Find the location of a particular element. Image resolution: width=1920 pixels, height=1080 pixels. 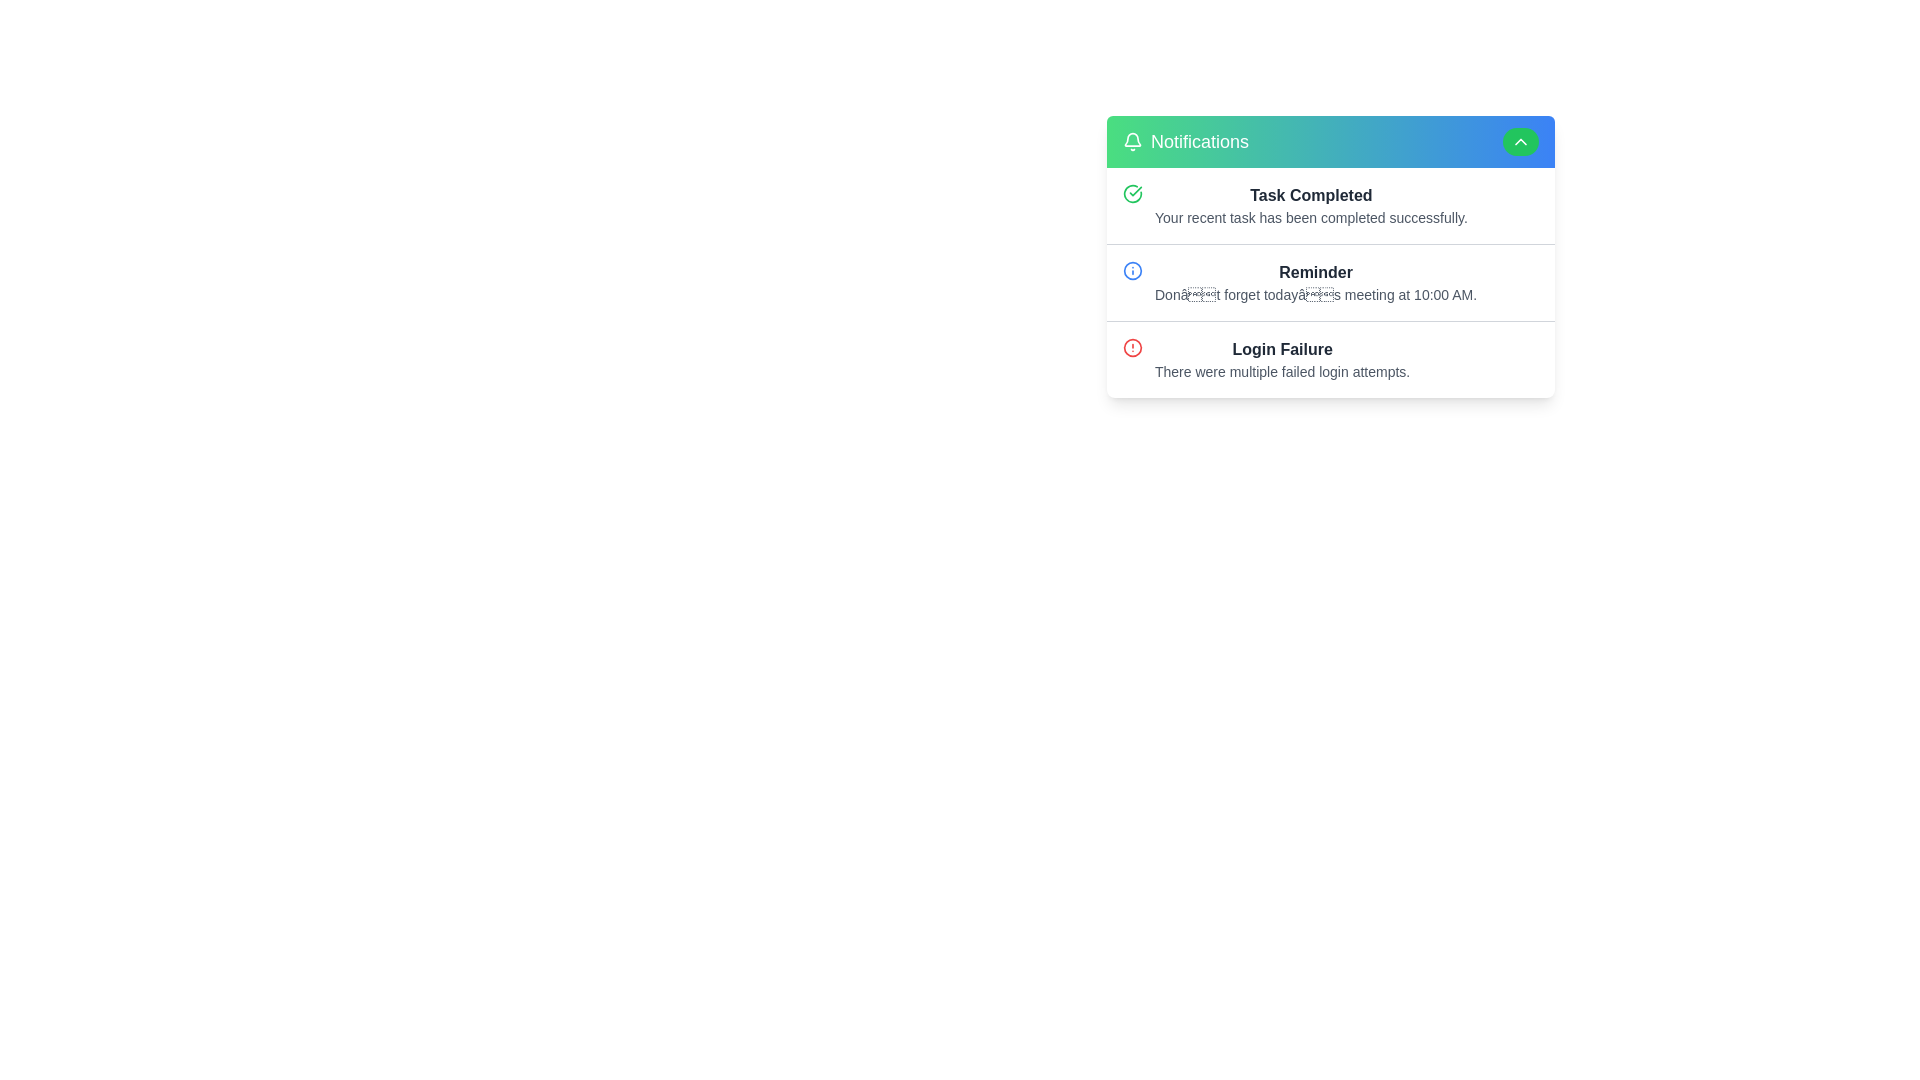

the success completion icon located in the first row of the notification panel, to the left of the 'Task Completed' heading is located at coordinates (1132, 193).